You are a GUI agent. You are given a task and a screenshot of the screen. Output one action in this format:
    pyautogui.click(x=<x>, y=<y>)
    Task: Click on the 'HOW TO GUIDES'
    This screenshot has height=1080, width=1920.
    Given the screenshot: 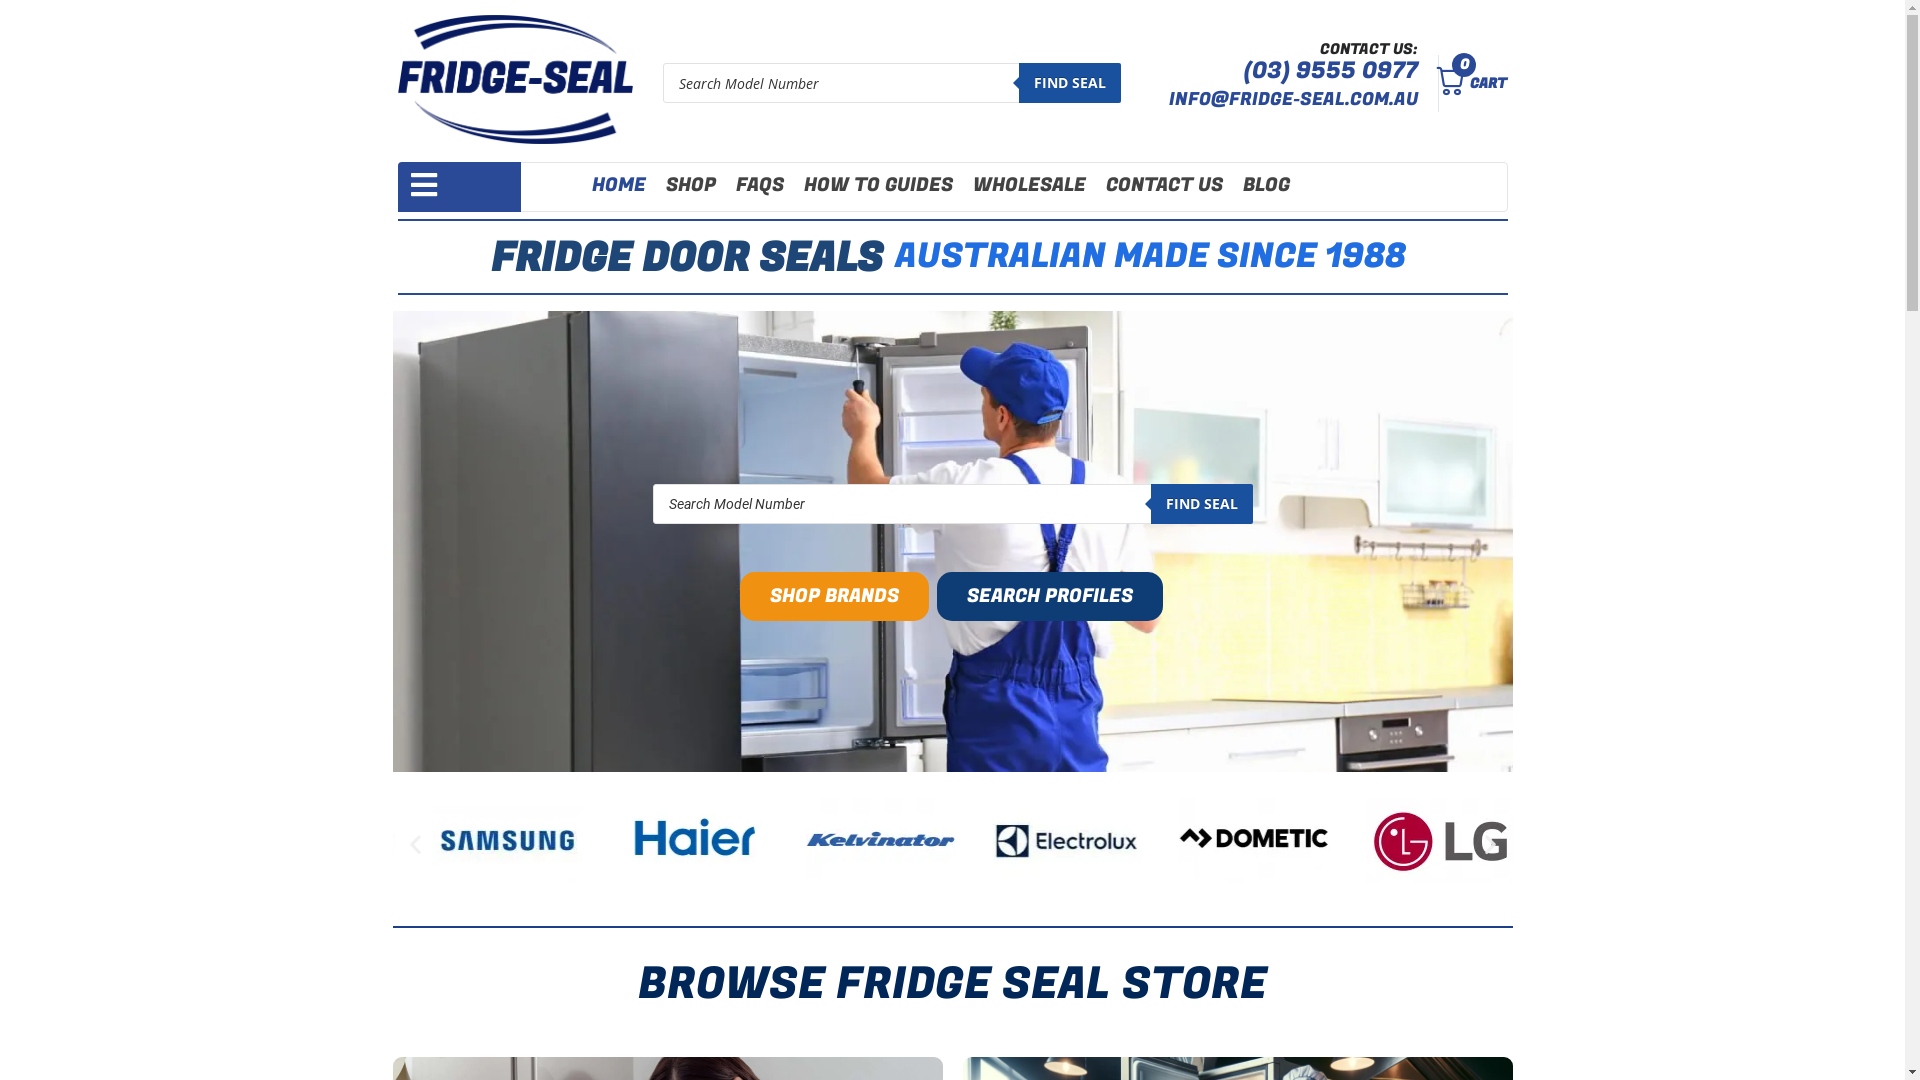 What is the action you would take?
    pyautogui.click(x=878, y=185)
    